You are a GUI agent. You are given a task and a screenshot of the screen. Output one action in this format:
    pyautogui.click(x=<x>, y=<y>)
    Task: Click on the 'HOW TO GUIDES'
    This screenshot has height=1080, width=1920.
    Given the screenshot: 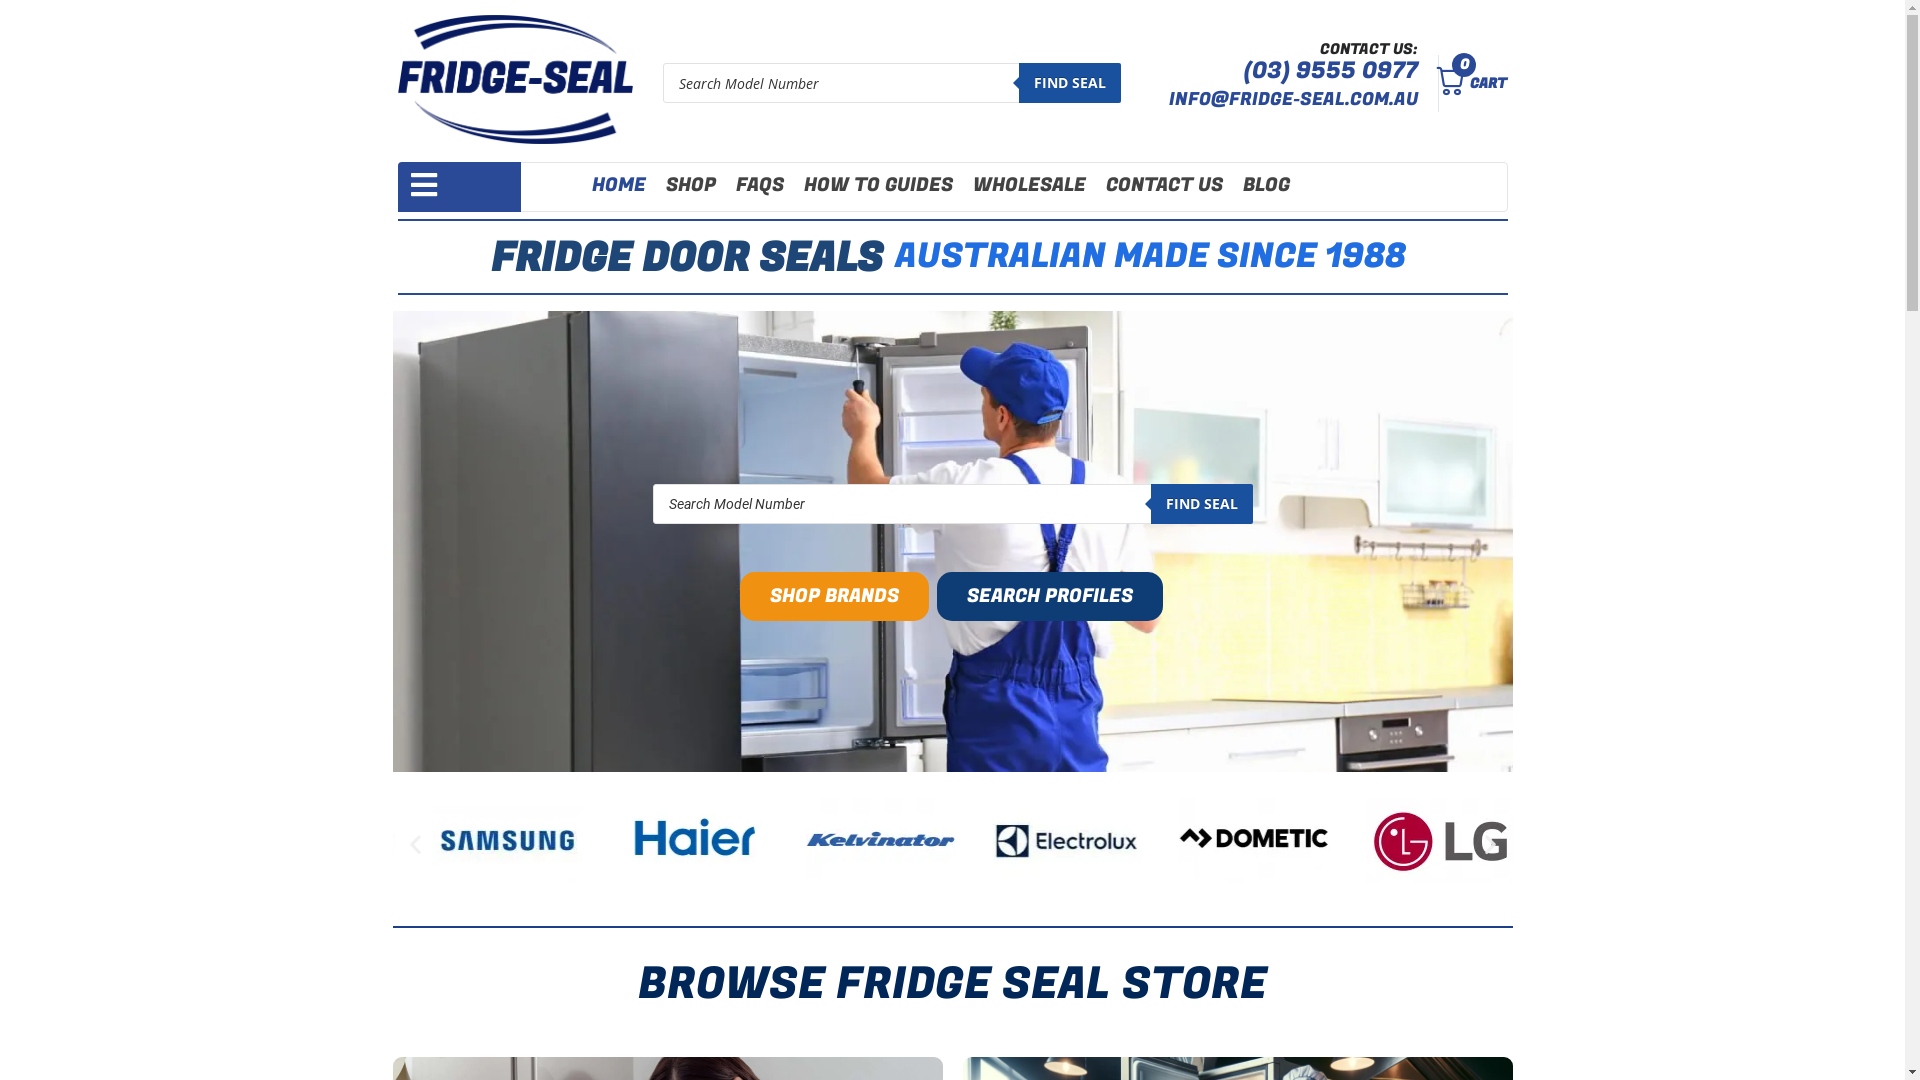 What is the action you would take?
    pyautogui.click(x=878, y=185)
    